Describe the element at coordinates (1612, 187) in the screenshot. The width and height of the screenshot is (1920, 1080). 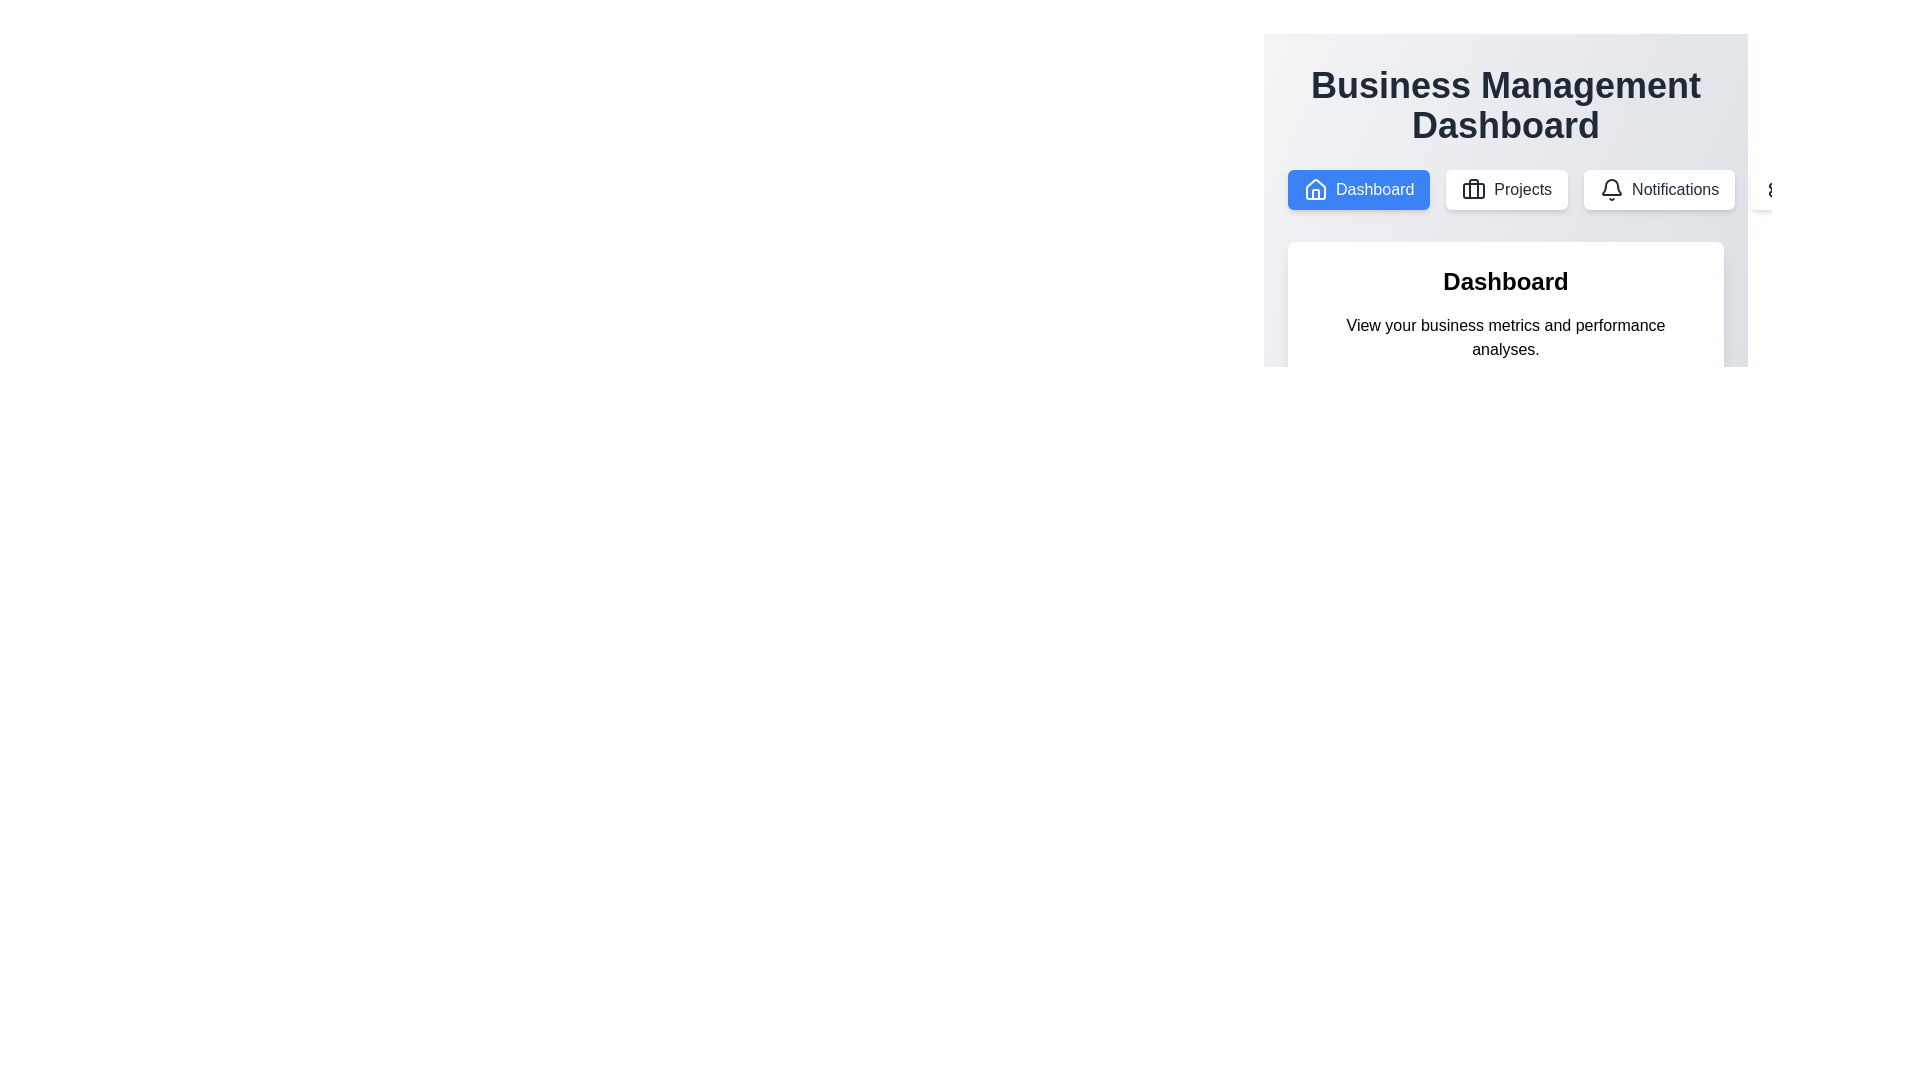
I see `the main body of the notification bell icon, which is part of the 'Notifications' button` at that location.